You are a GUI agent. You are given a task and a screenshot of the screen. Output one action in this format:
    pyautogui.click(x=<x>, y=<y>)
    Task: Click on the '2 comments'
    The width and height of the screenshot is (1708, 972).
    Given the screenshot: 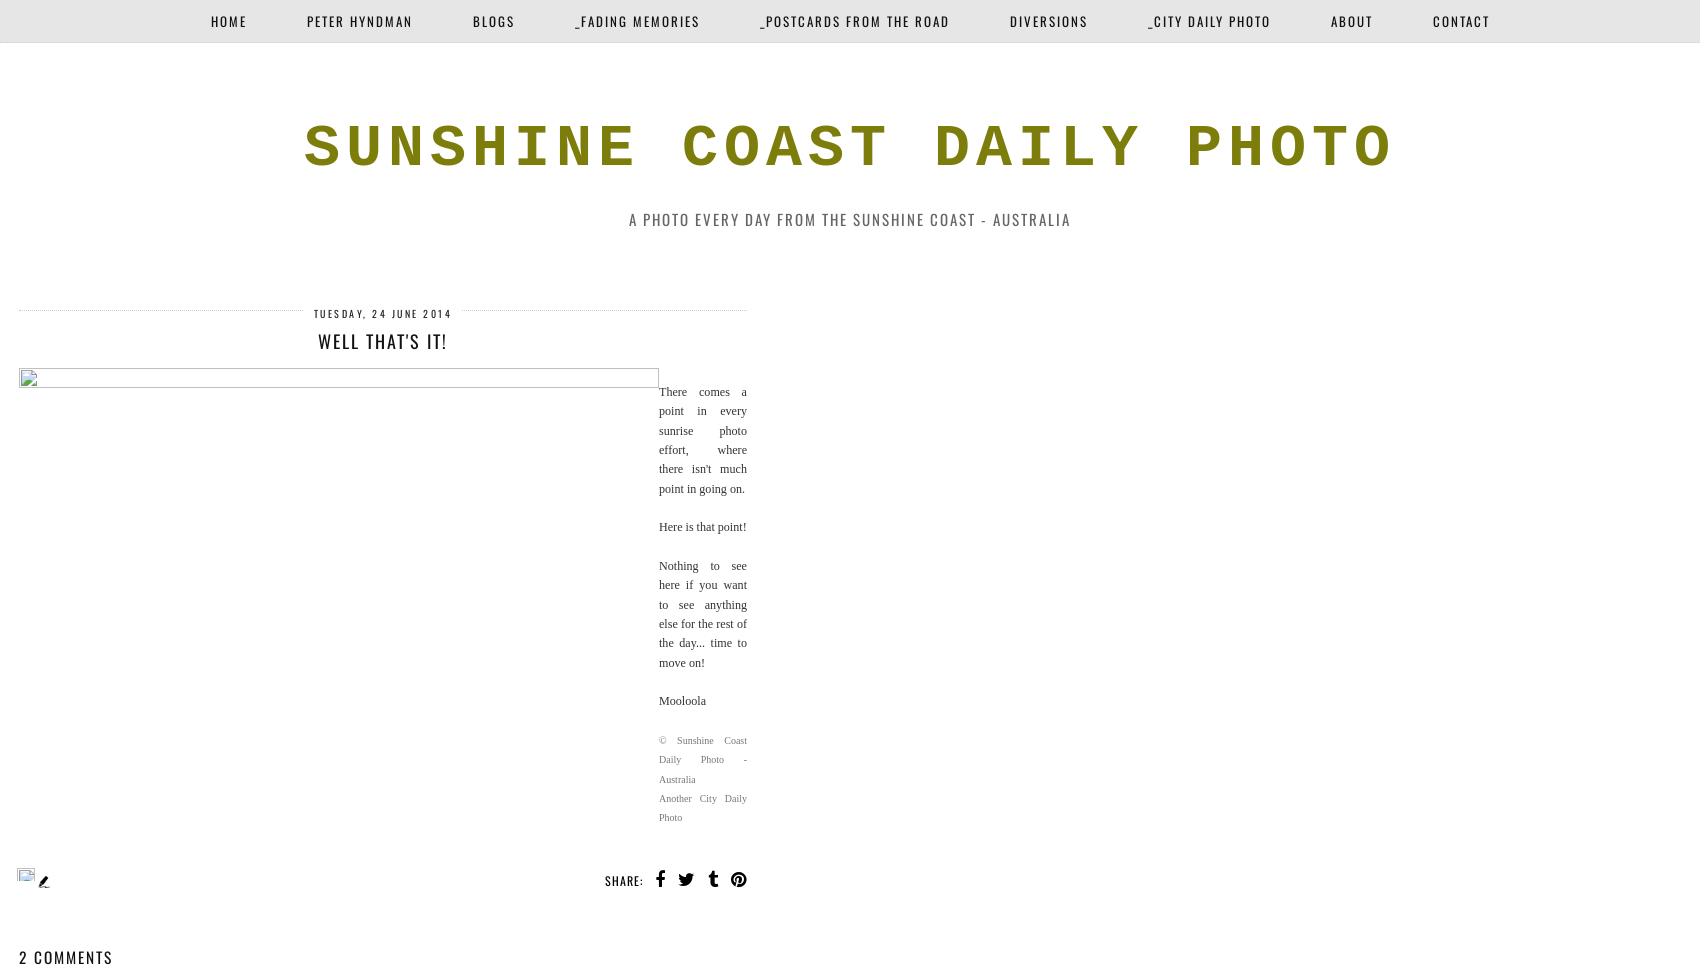 What is the action you would take?
    pyautogui.click(x=65, y=956)
    